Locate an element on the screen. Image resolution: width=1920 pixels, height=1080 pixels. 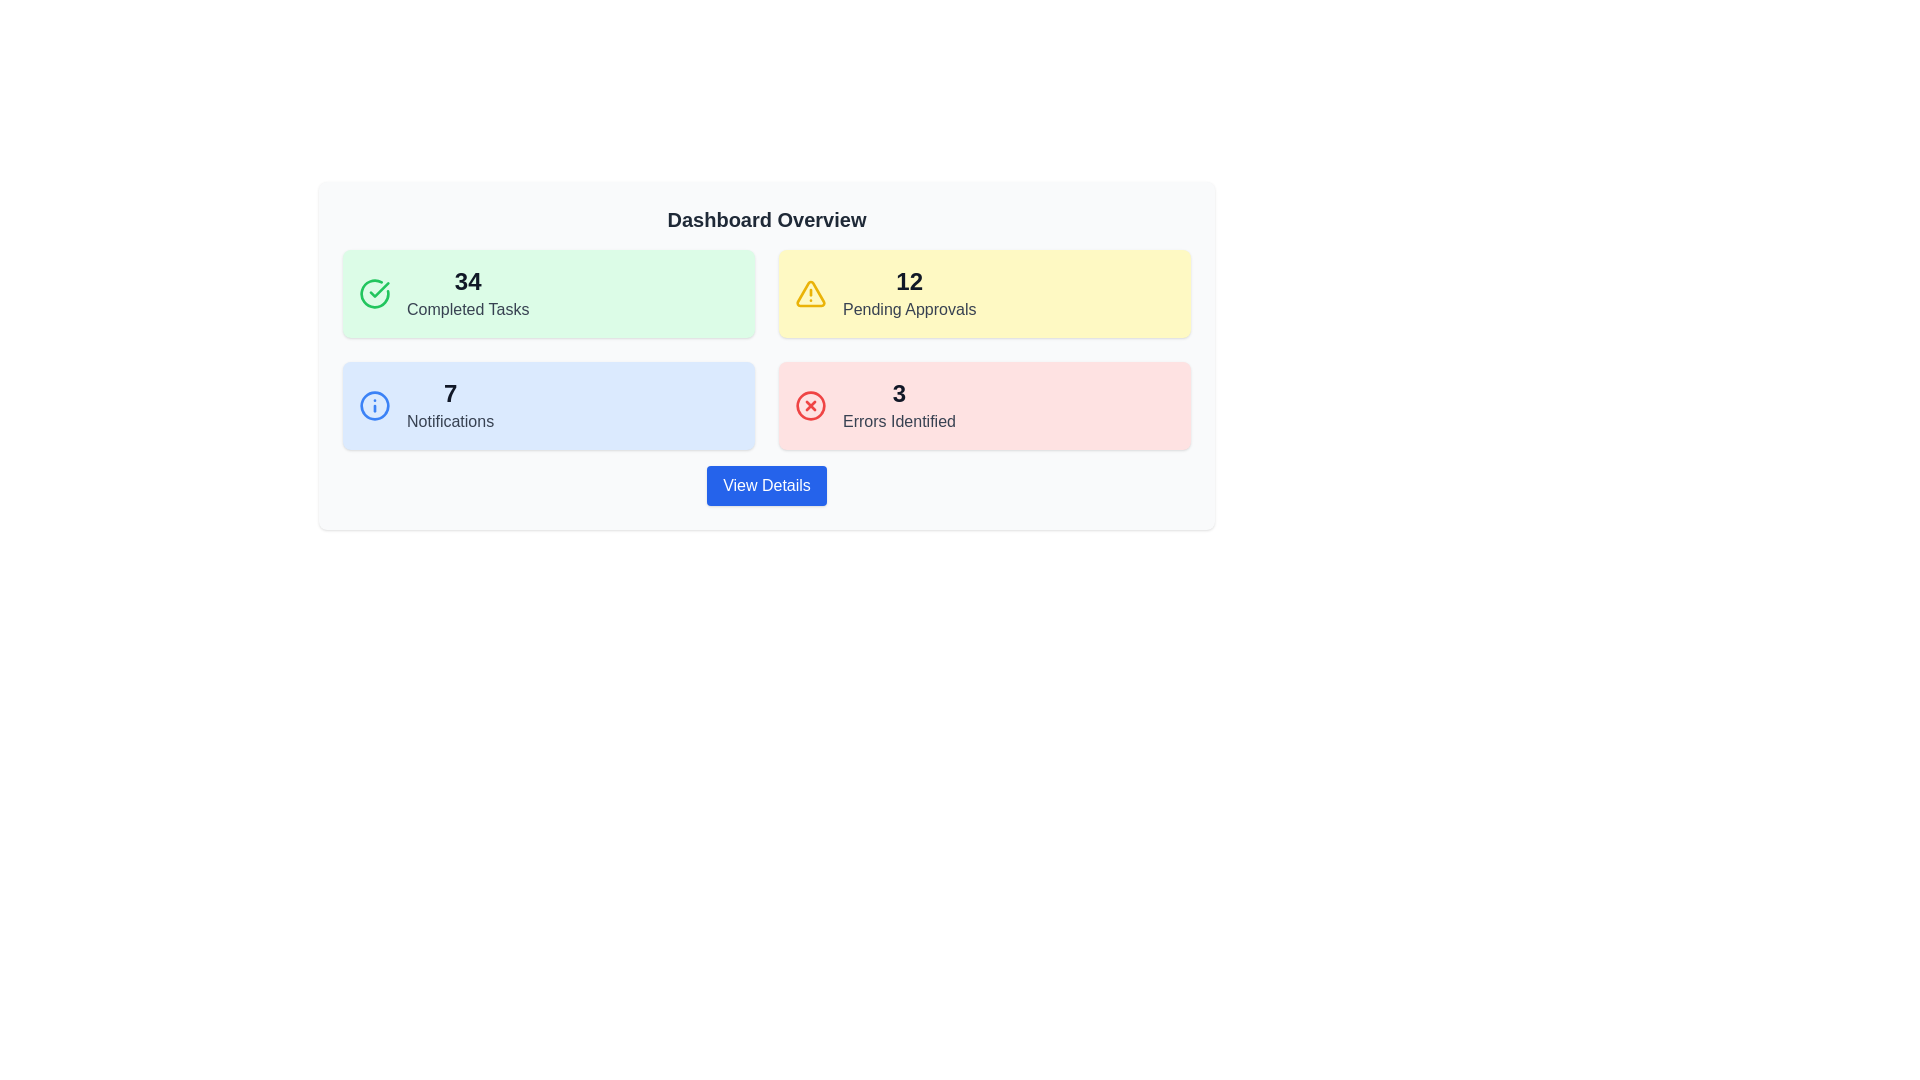
the Informational card with a green background that displays '34 Completed Tasks', located in the top-left position of the grid layout is located at coordinates (548, 293).